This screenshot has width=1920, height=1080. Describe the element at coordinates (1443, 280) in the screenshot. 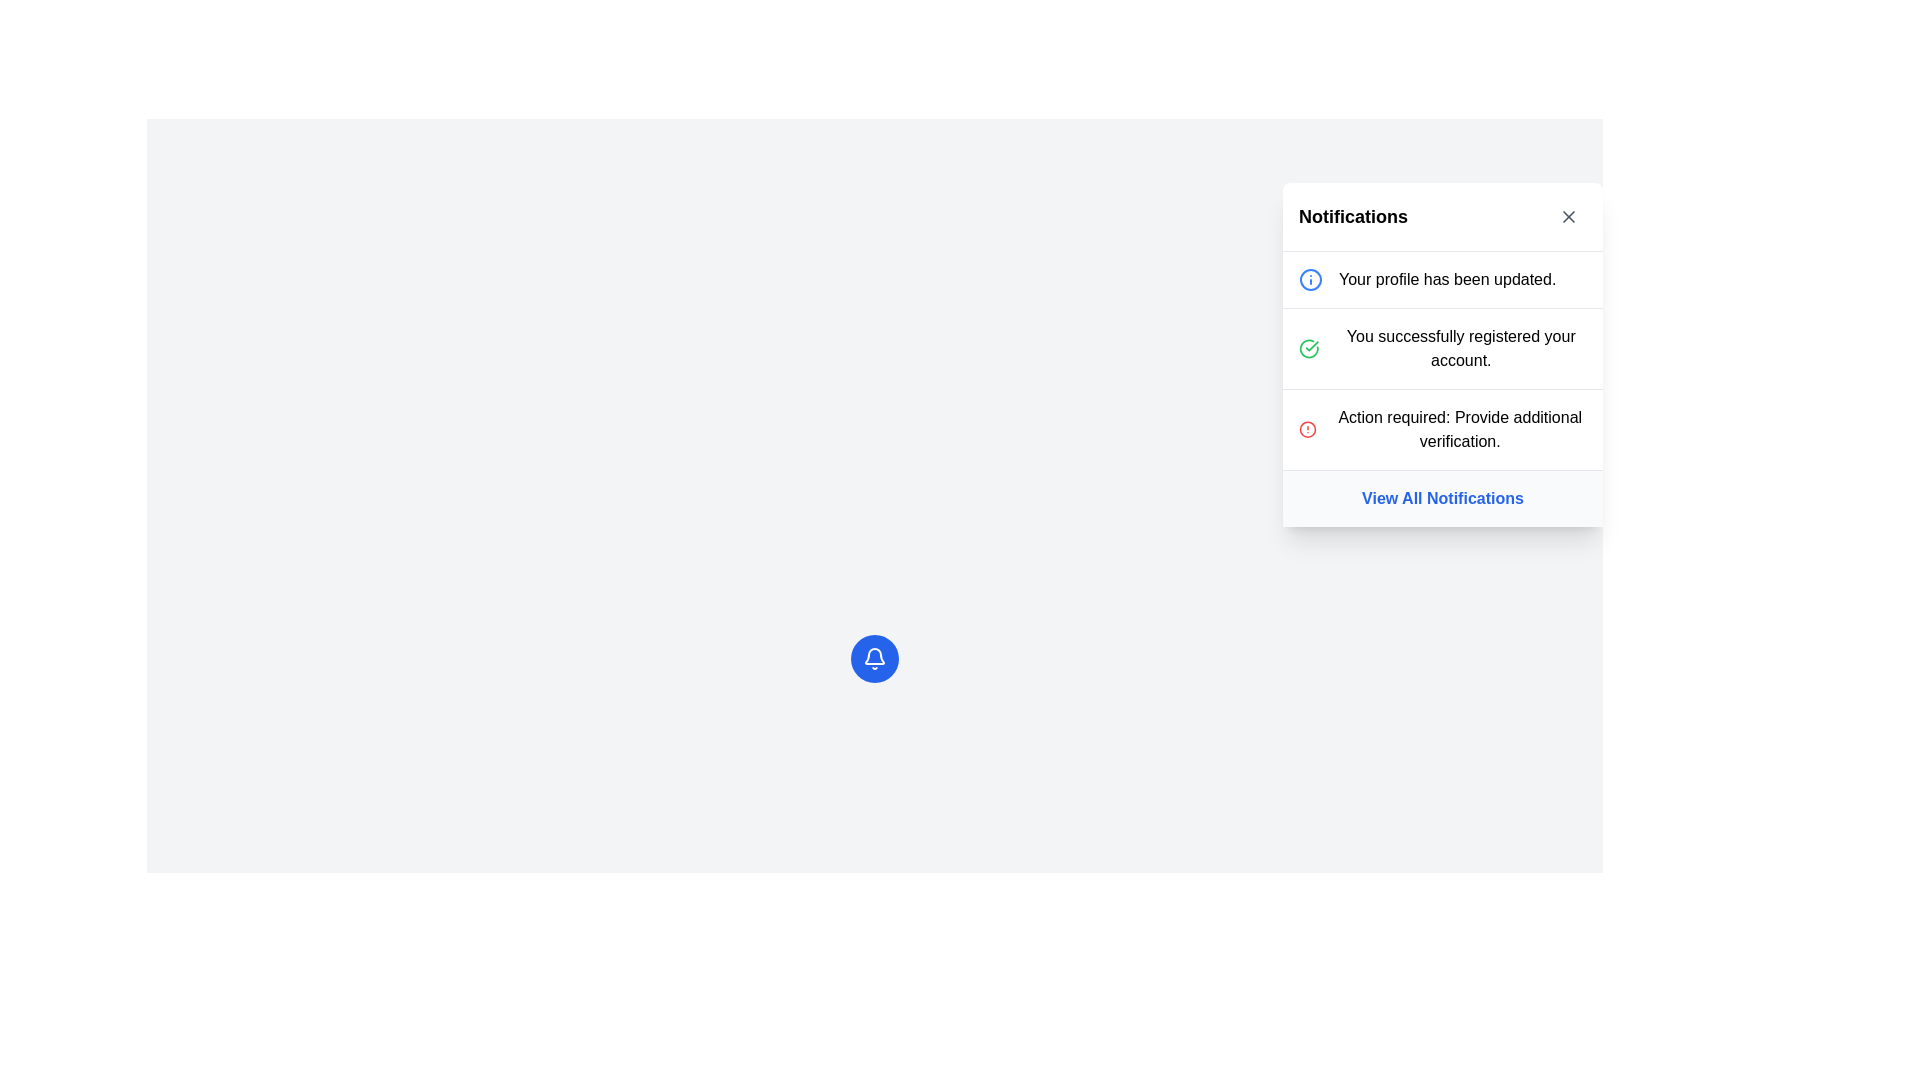

I see `the first notification item in the Notifications panel, which displays a message about an update to the user's profile` at that location.